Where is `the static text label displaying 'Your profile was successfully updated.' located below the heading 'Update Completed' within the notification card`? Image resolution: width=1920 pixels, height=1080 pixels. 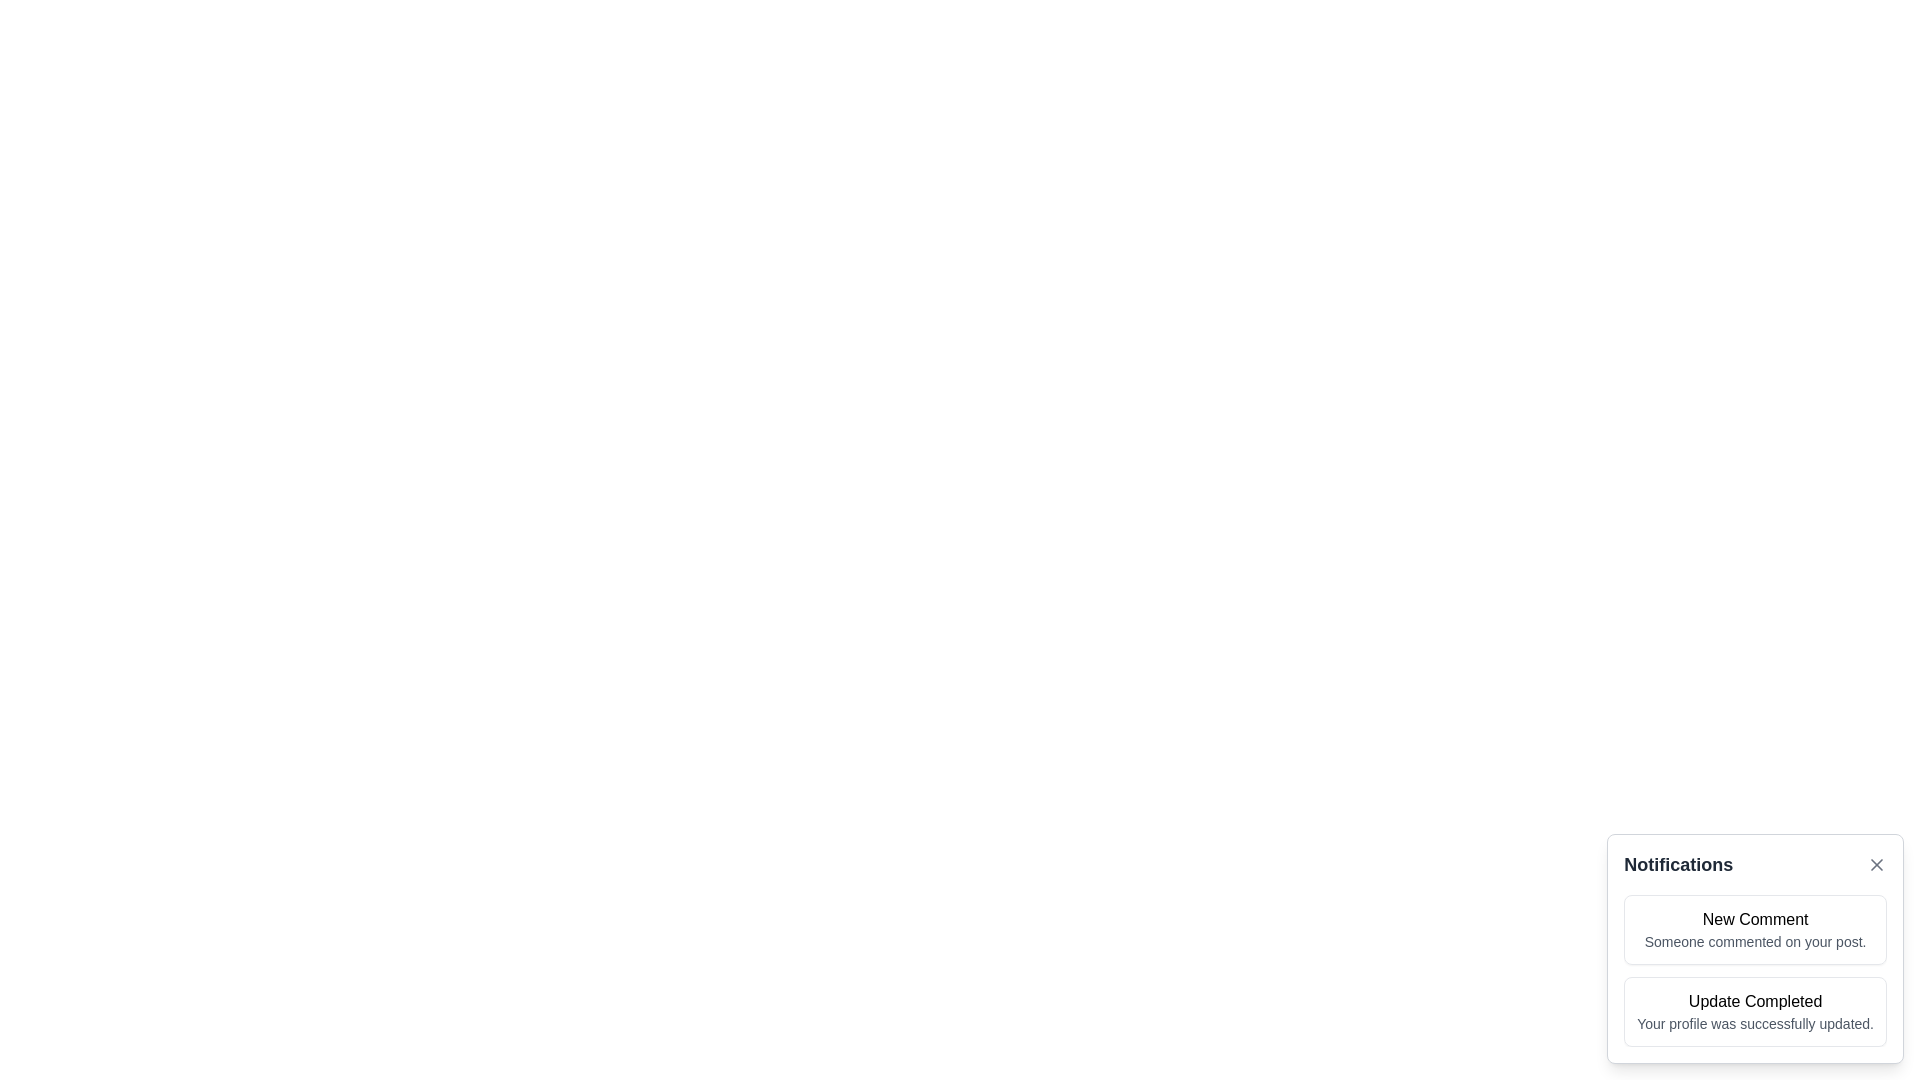
the static text label displaying 'Your profile was successfully updated.' located below the heading 'Update Completed' within the notification card is located at coordinates (1754, 1023).